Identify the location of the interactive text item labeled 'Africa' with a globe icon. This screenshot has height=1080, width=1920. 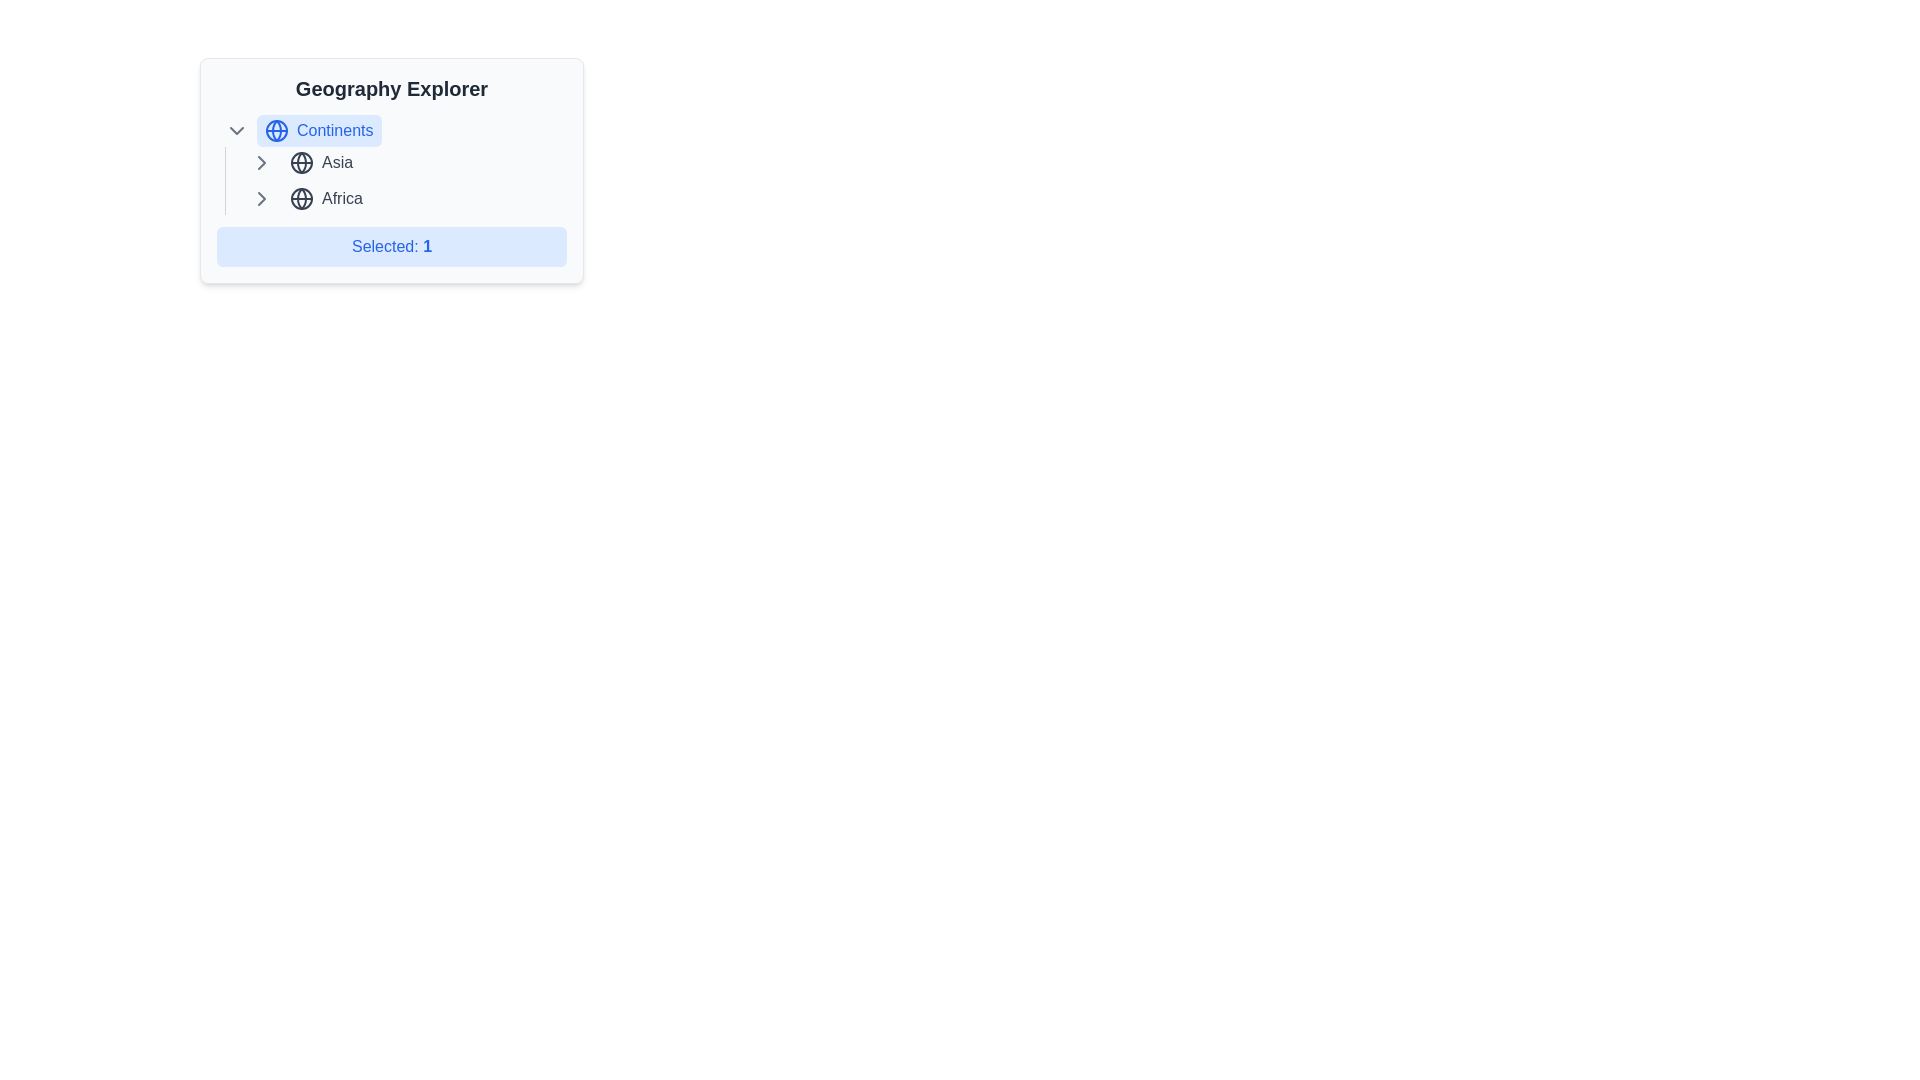
(326, 199).